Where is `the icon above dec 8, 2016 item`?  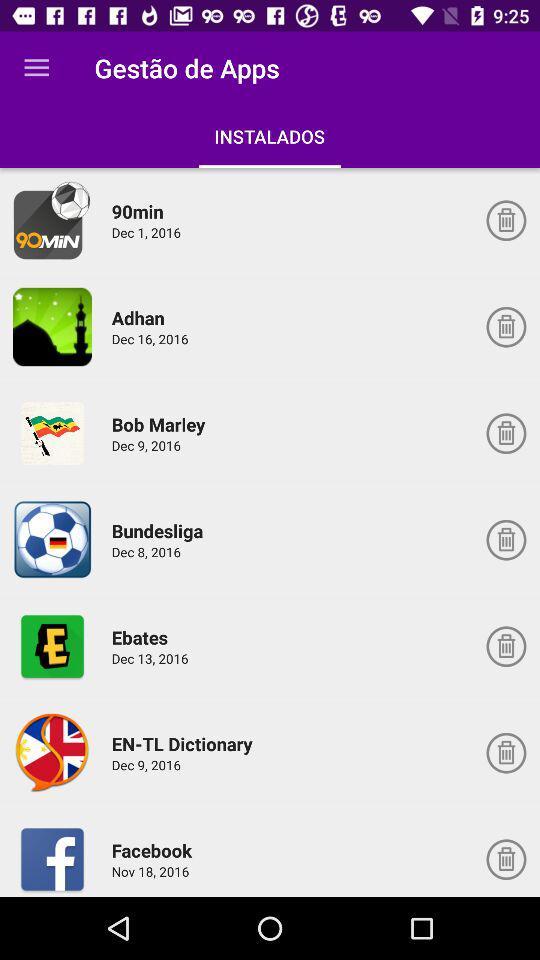
the icon above dec 8, 2016 item is located at coordinates (159, 529).